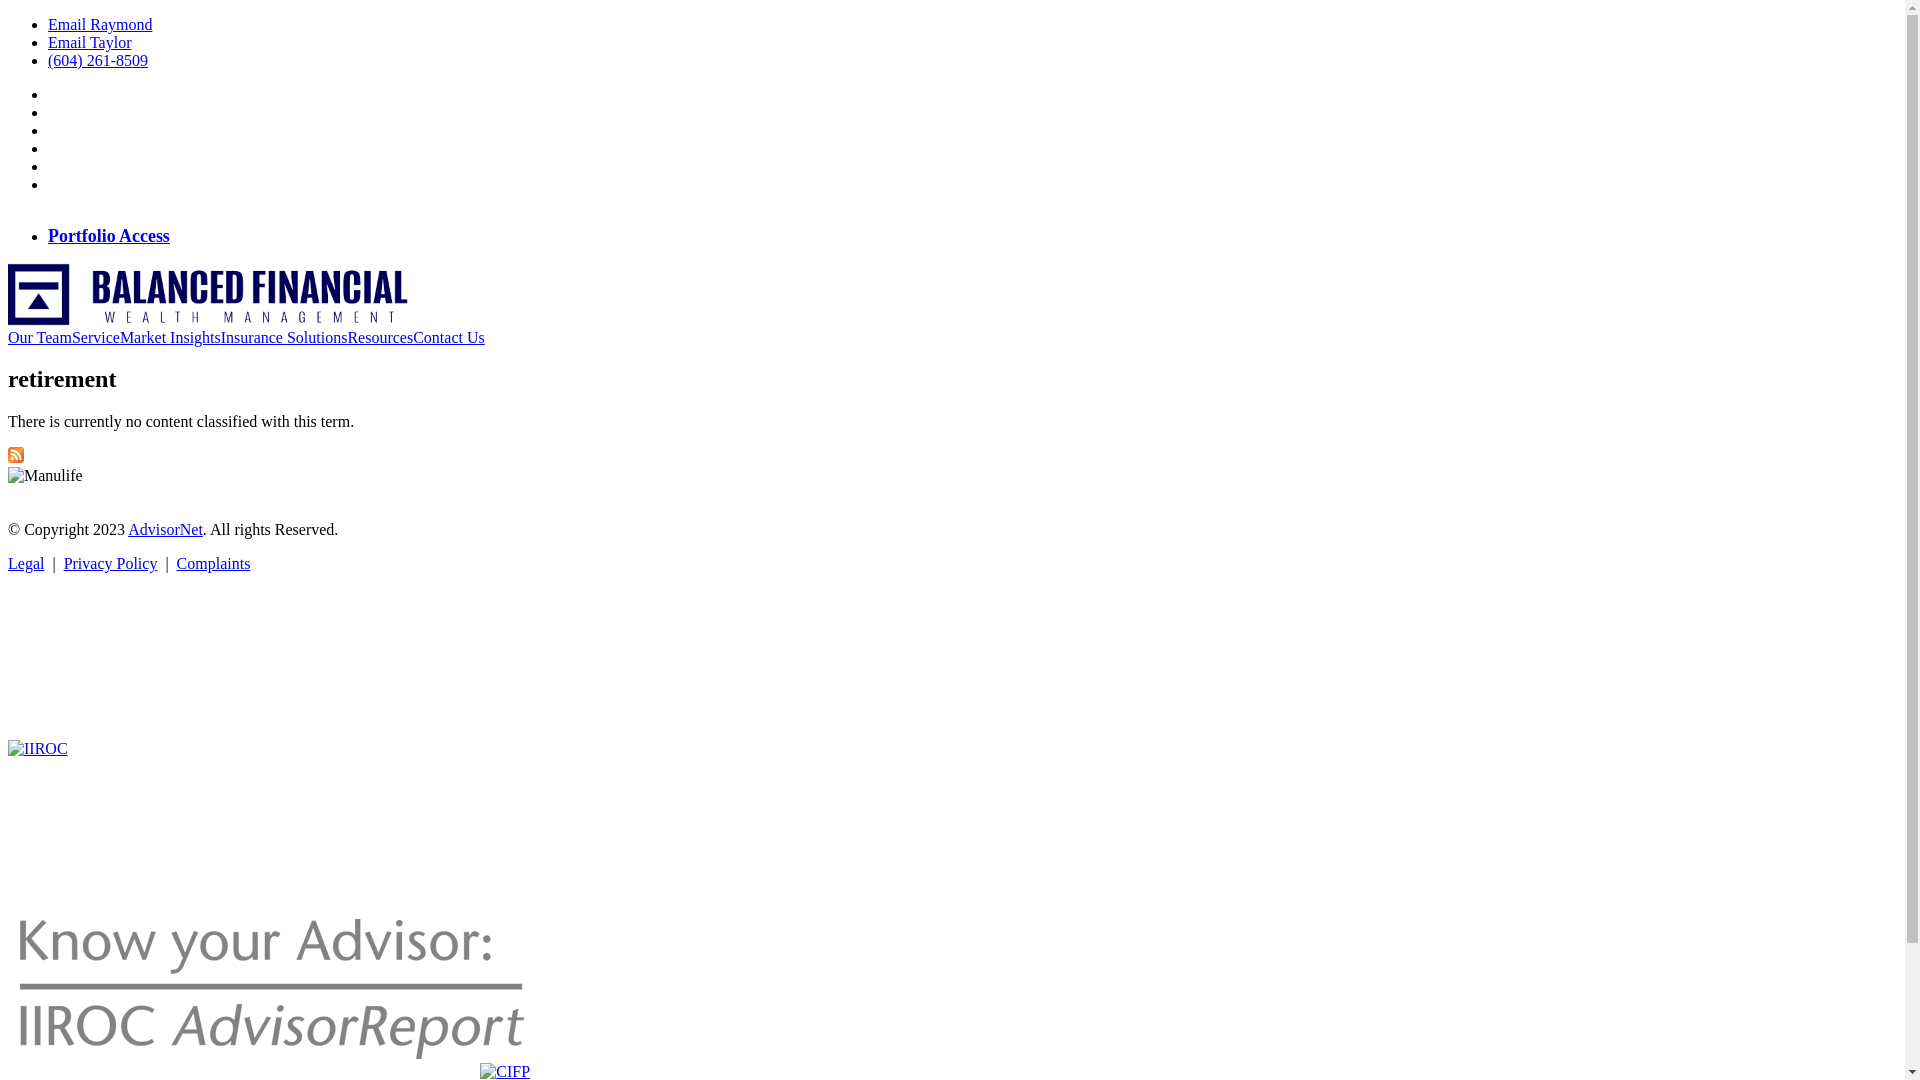 The image size is (1920, 1080). Describe the element at coordinates (99, 24) in the screenshot. I see `'Email Raymond'` at that location.